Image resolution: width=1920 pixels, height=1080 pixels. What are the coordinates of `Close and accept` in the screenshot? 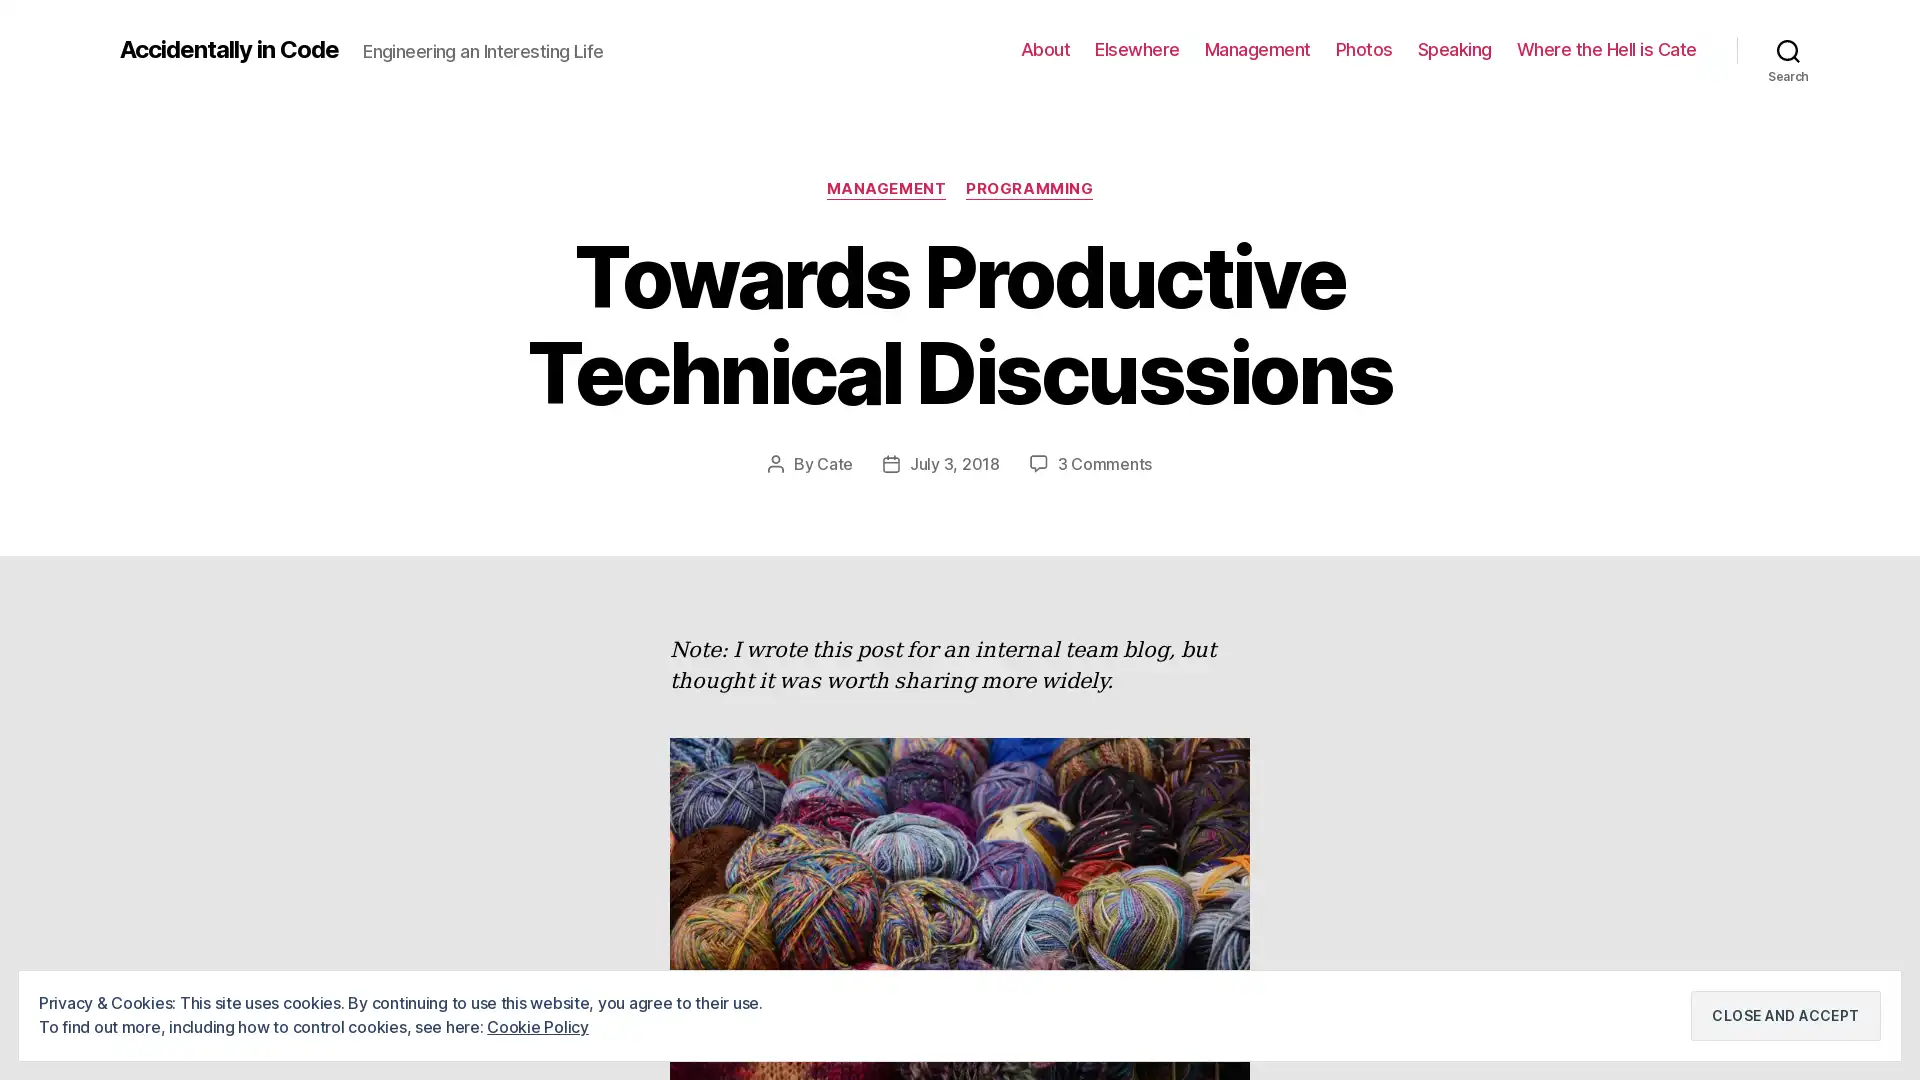 It's located at (1785, 1015).